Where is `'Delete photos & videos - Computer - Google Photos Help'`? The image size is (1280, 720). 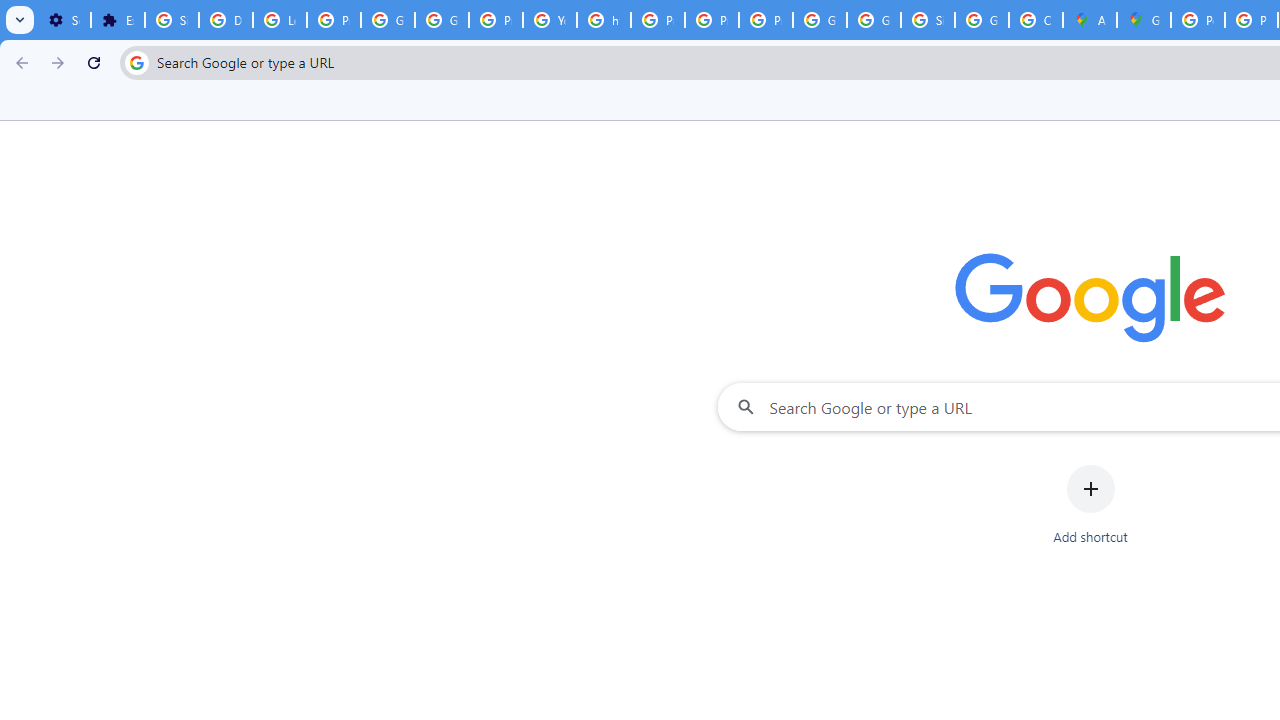 'Delete photos & videos - Computer - Google Photos Help' is located at coordinates (225, 20).